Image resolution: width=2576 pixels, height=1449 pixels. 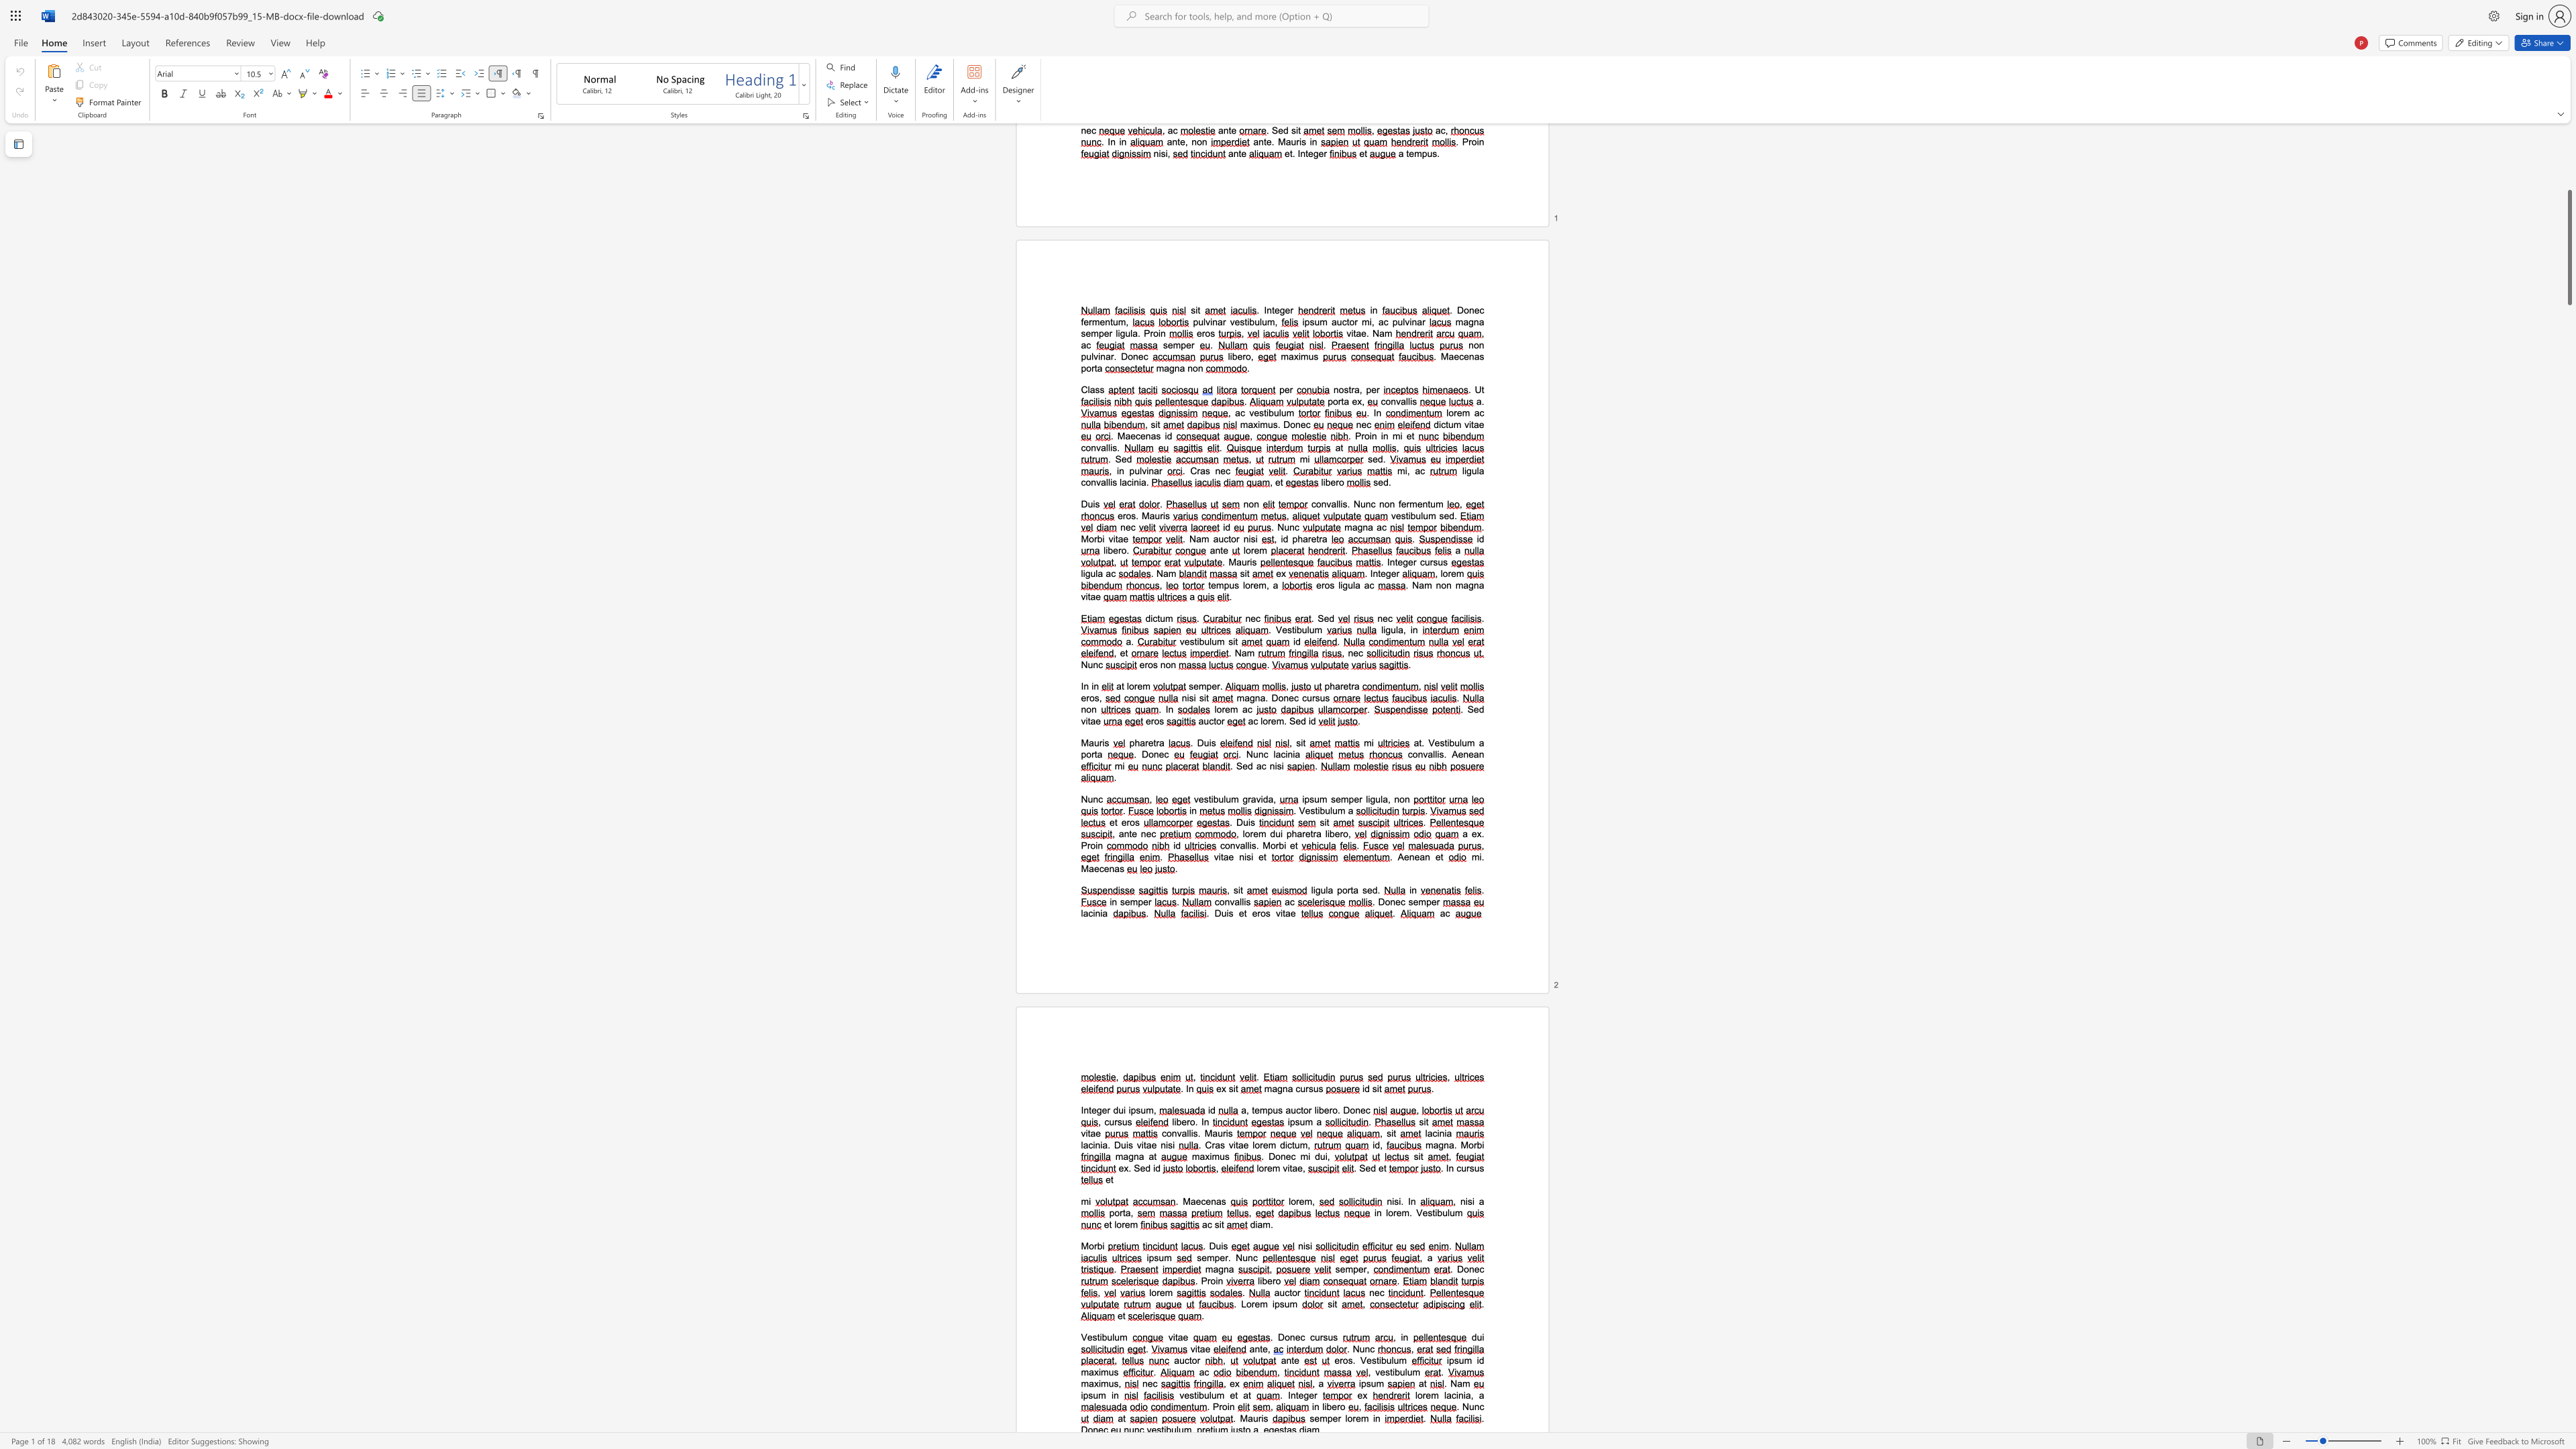 What do you see at coordinates (1288, 1395) in the screenshot?
I see `the 1th character "I" in the text` at bounding box center [1288, 1395].